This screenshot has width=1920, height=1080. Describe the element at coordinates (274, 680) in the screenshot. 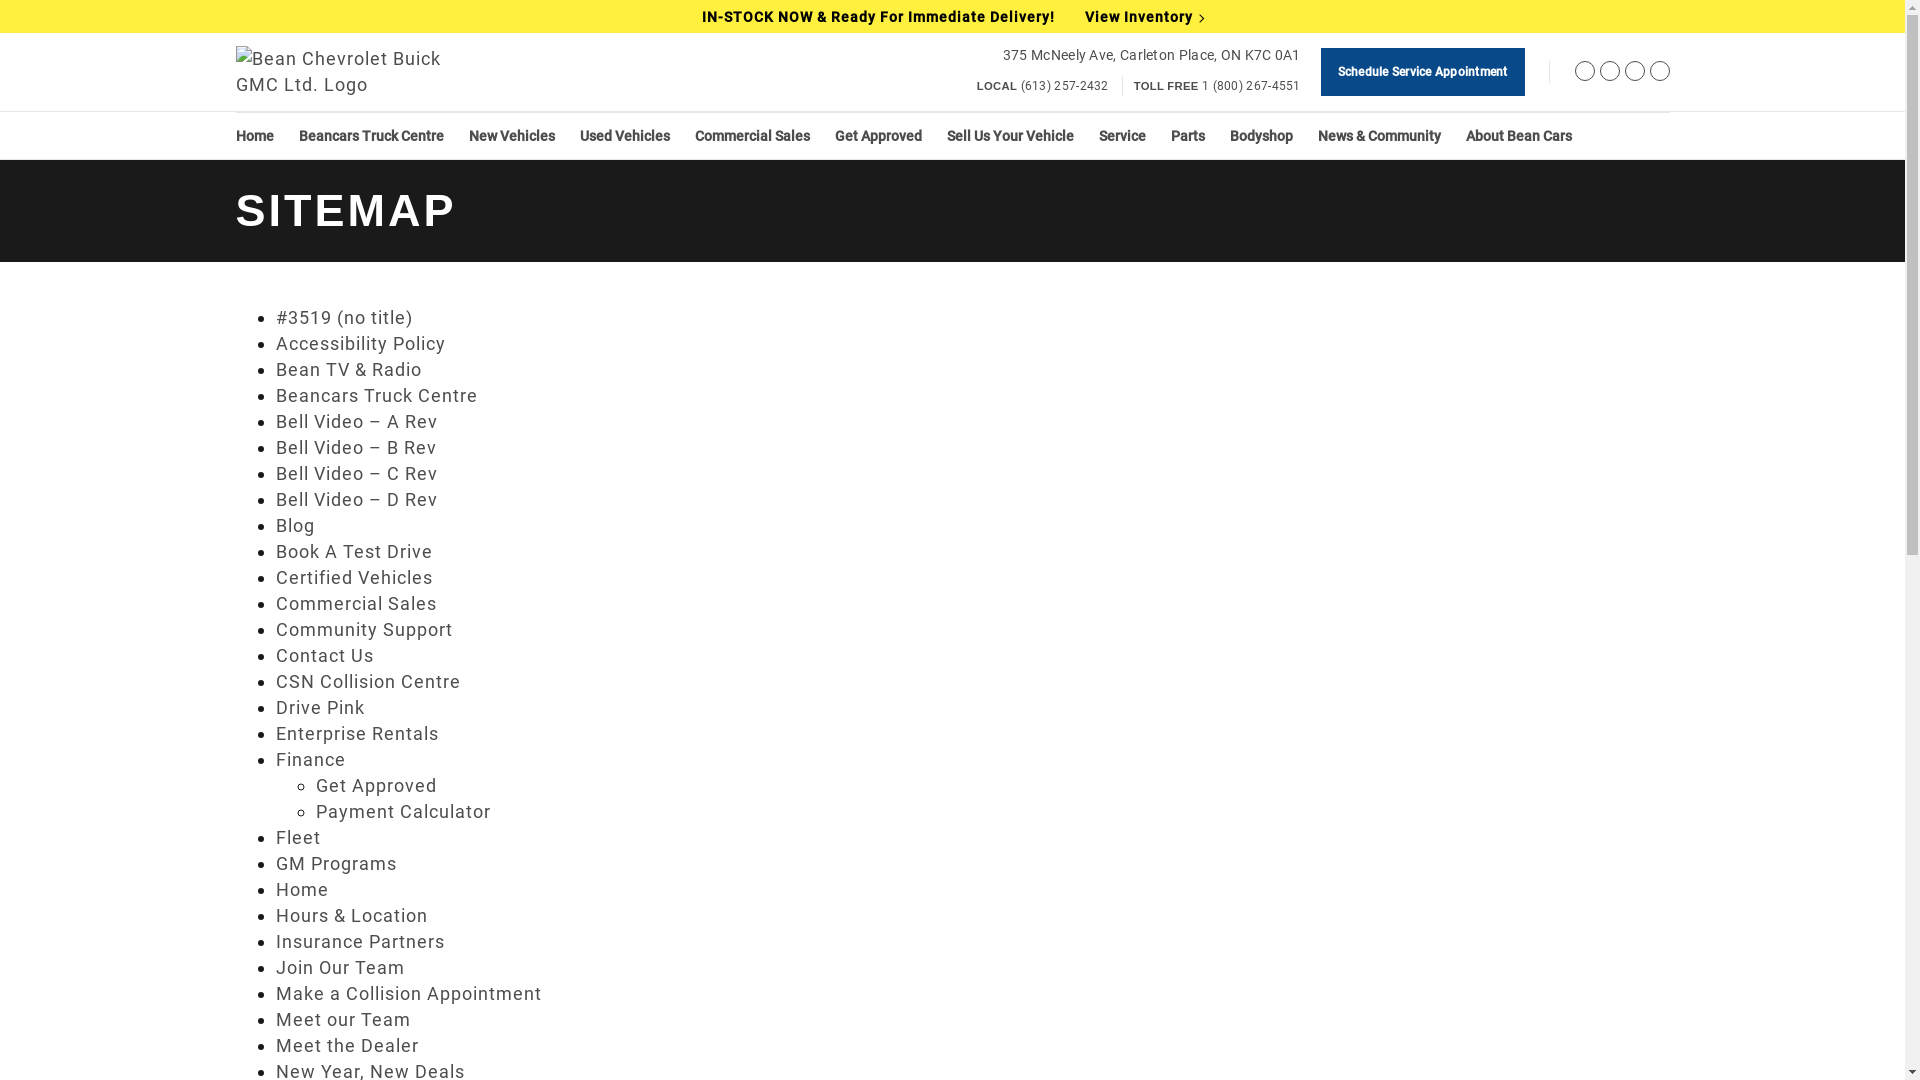

I see `'CSN Collision Centre'` at that location.